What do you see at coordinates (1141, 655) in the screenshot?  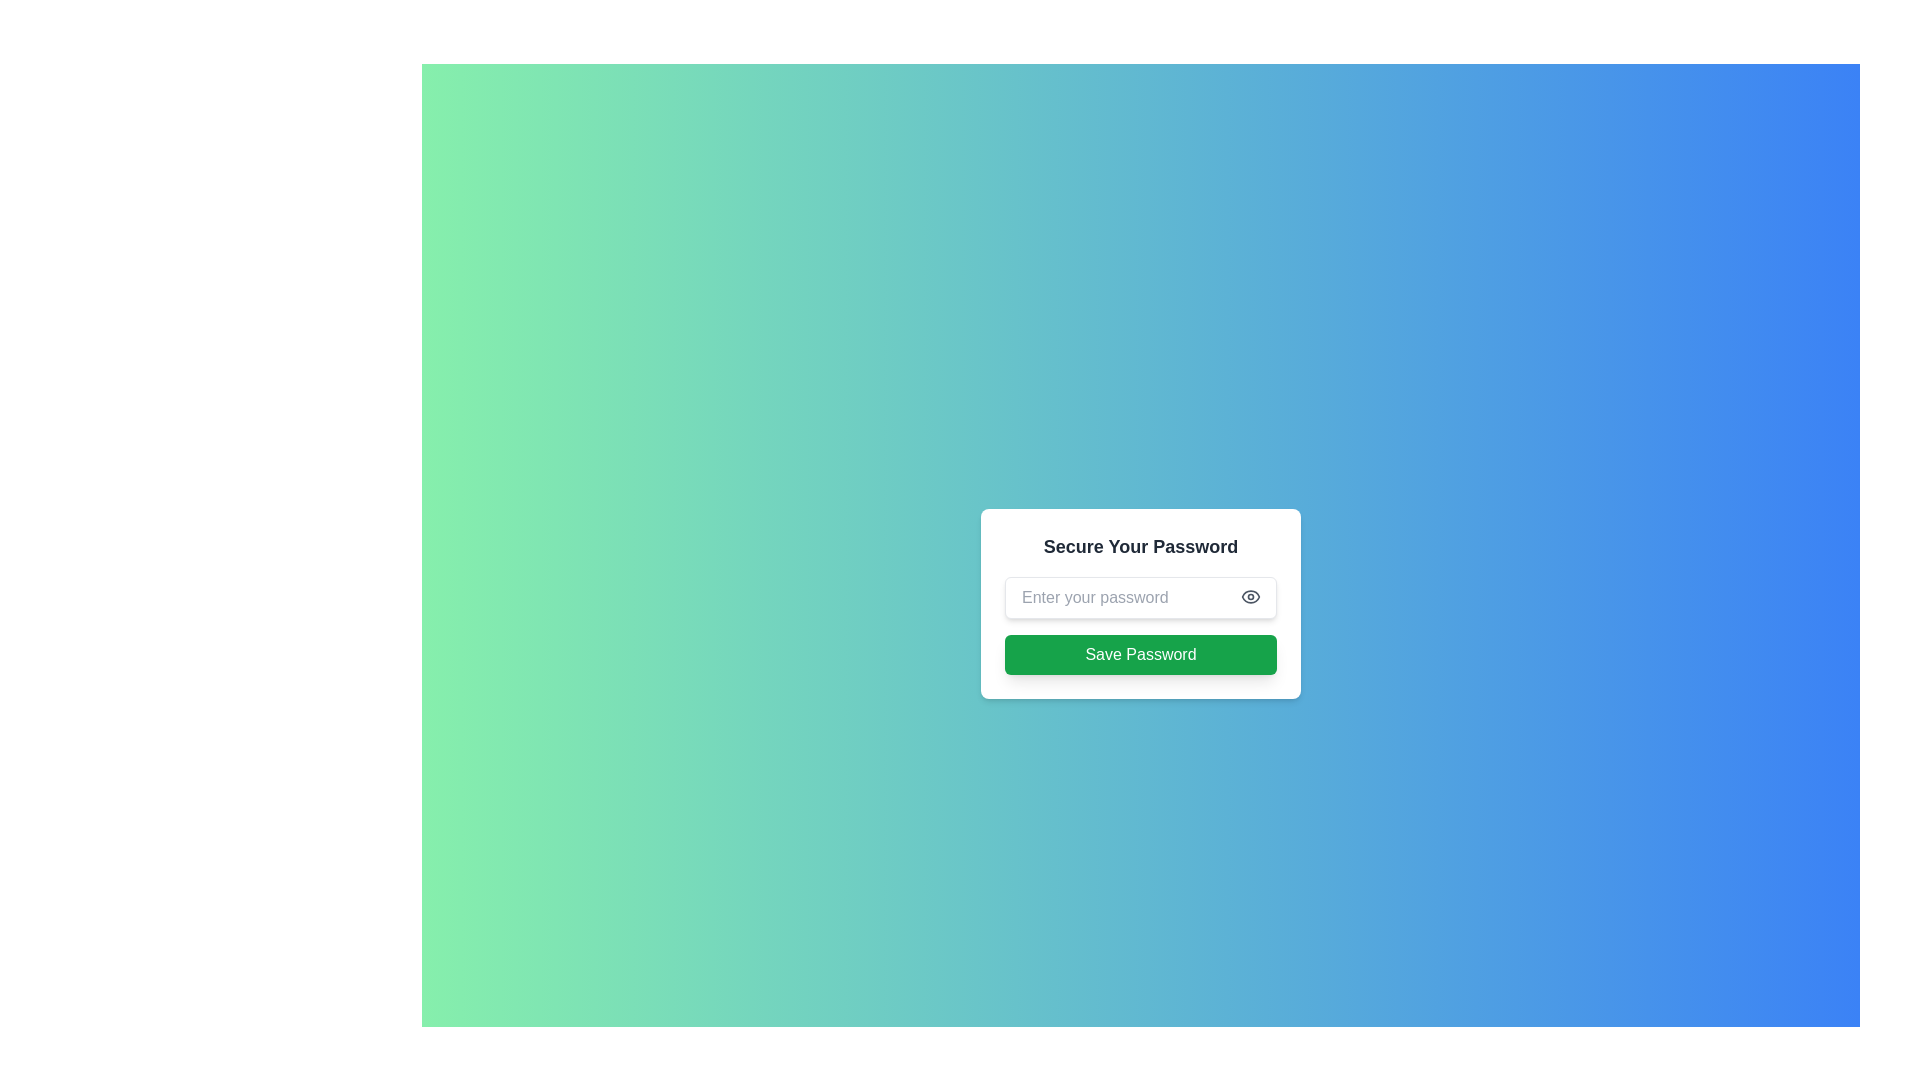 I see `the confirm button located below the 'Enter your password' field` at bounding box center [1141, 655].